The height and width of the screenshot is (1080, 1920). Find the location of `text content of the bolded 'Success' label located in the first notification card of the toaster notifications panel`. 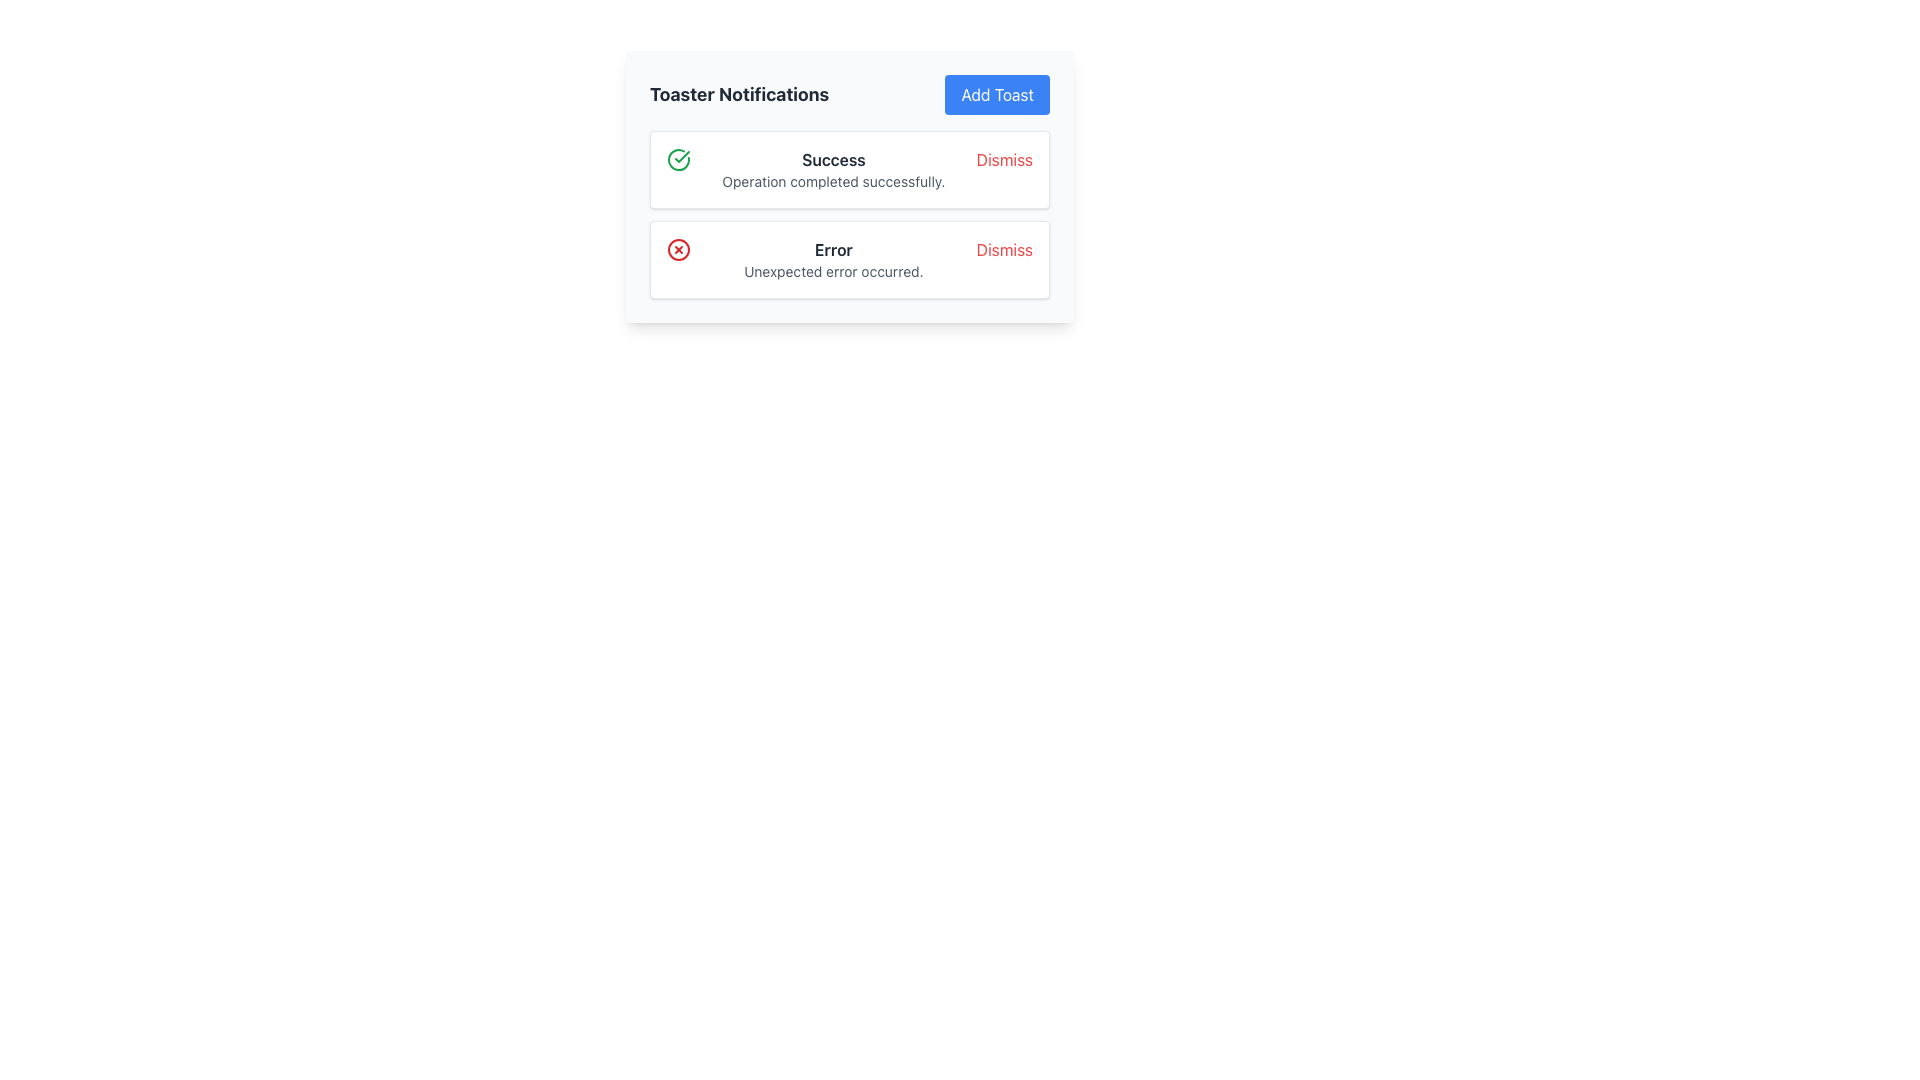

text content of the bolded 'Success' label located in the first notification card of the toaster notifications panel is located at coordinates (833, 158).